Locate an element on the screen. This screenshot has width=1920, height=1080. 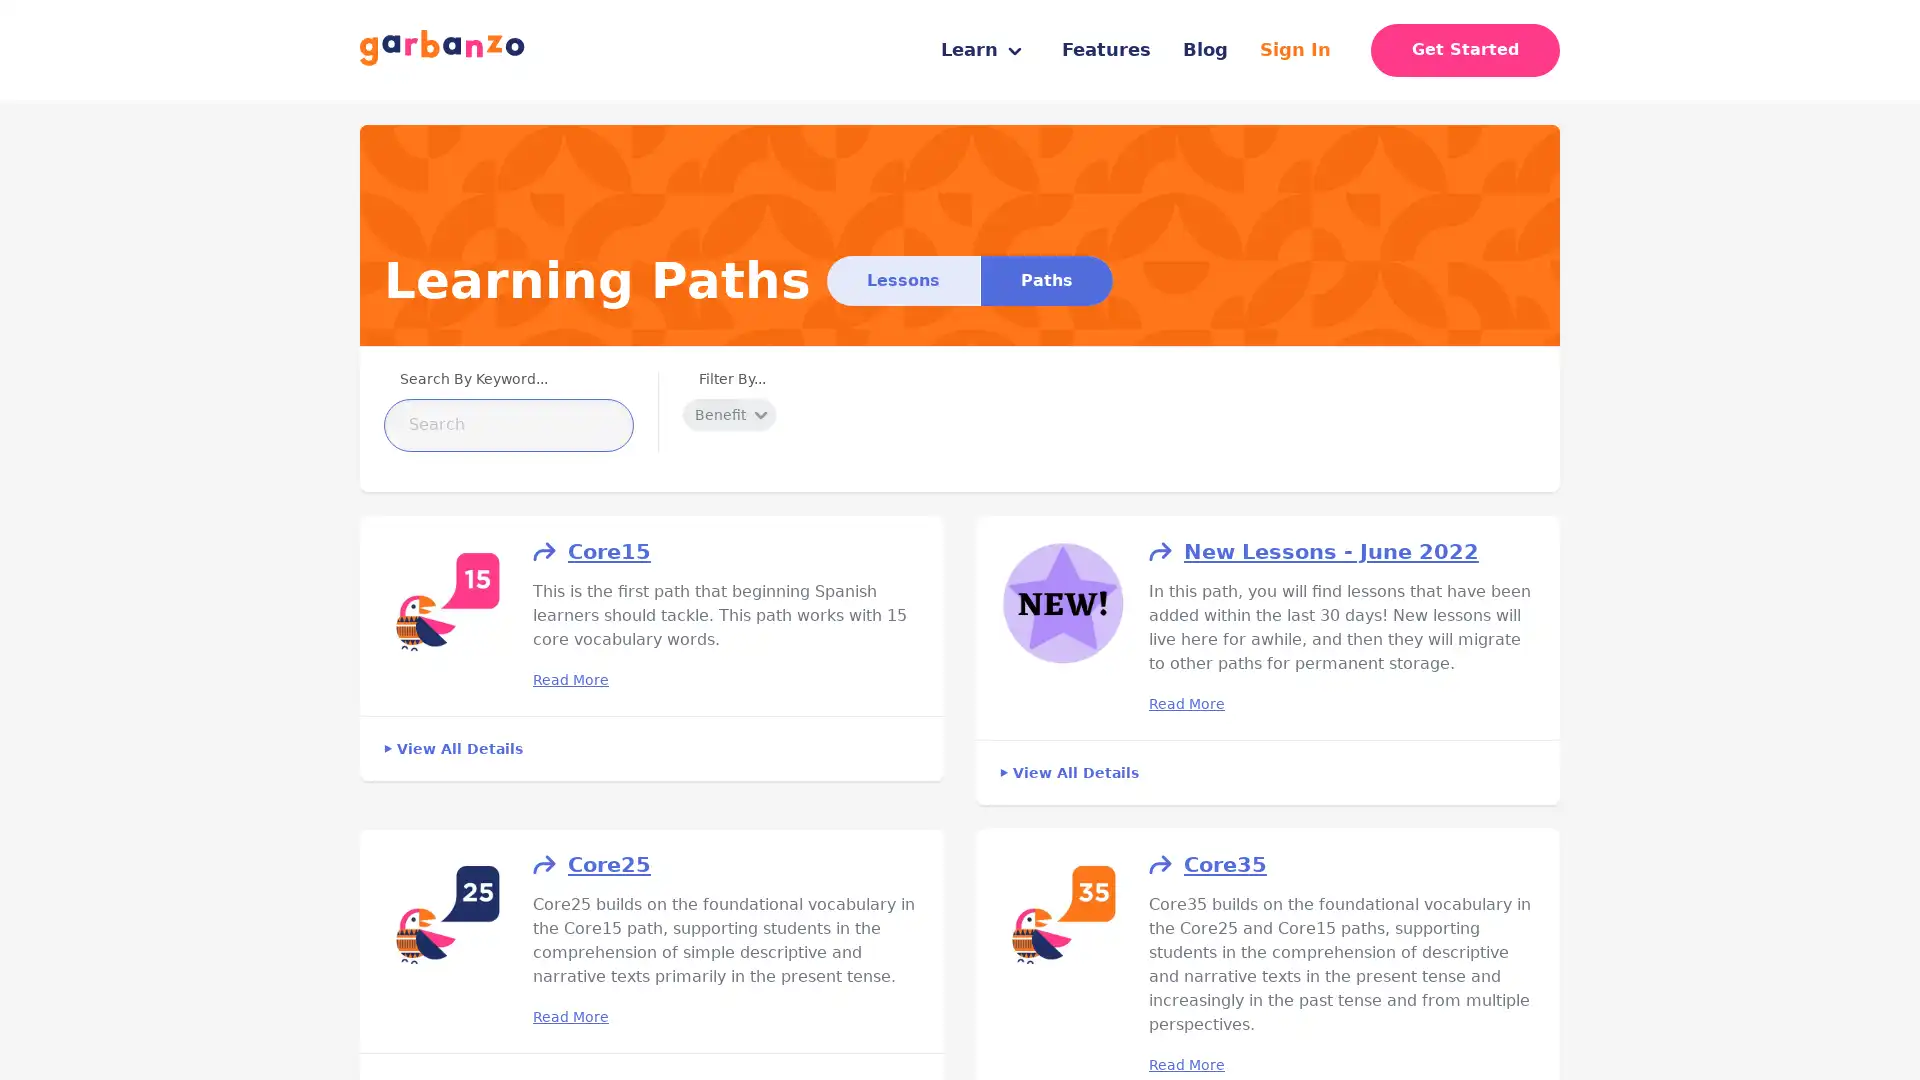
Benefit is located at coordinates (728, 414).